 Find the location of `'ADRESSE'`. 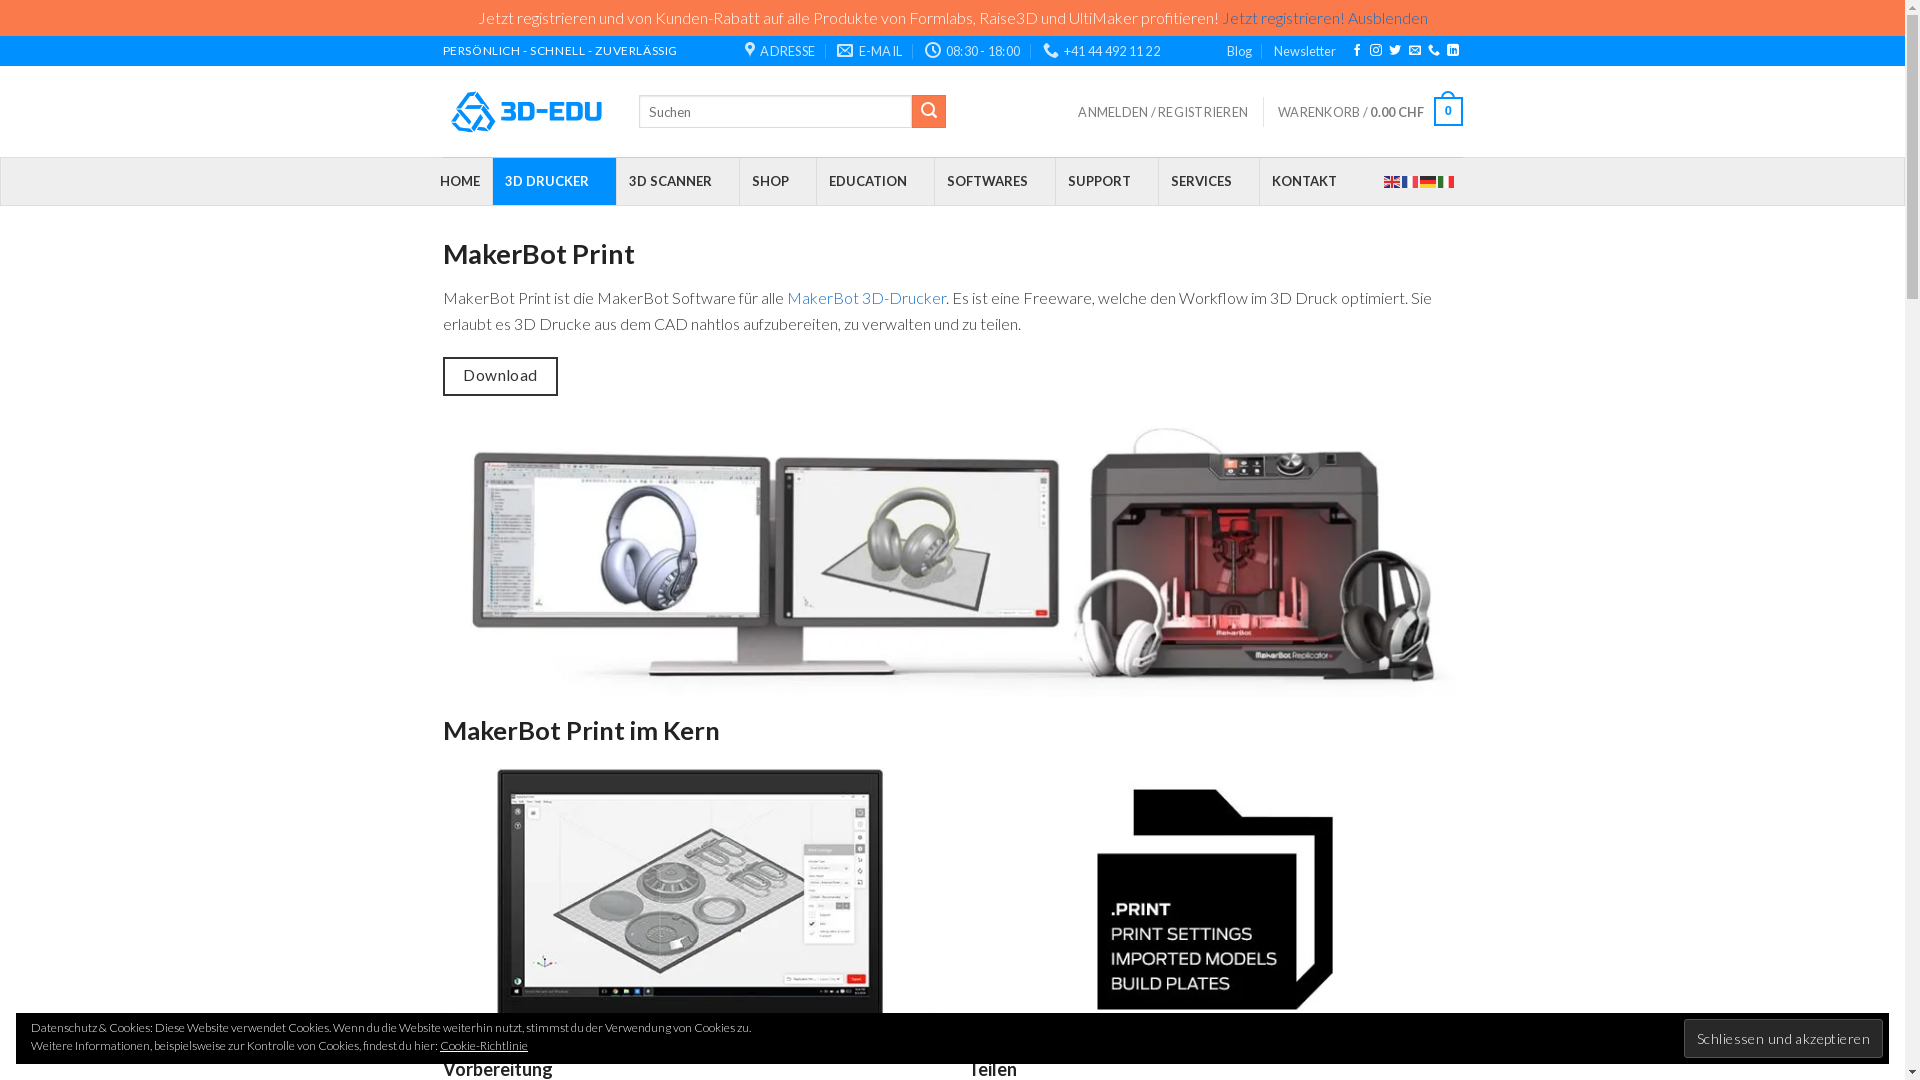

'ADRESSE' is located at coordinates (743, 49).